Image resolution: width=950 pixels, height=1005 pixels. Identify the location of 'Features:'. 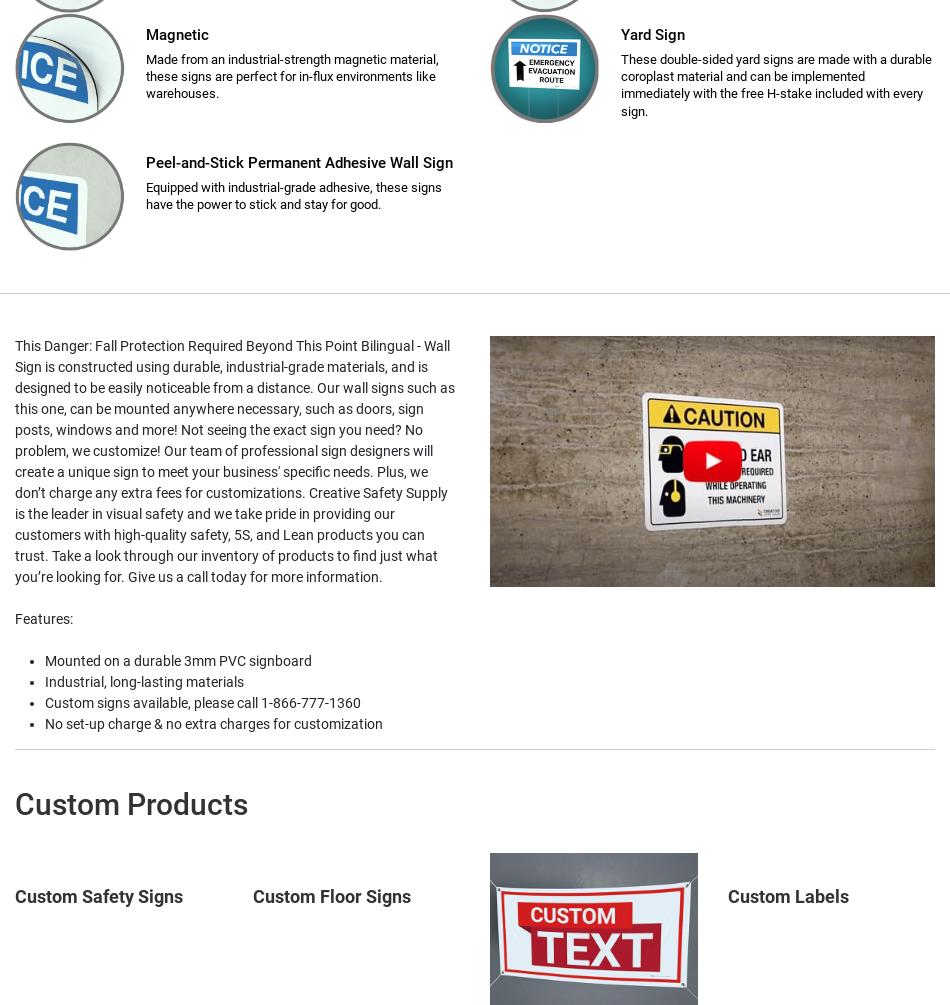
(43, 617).